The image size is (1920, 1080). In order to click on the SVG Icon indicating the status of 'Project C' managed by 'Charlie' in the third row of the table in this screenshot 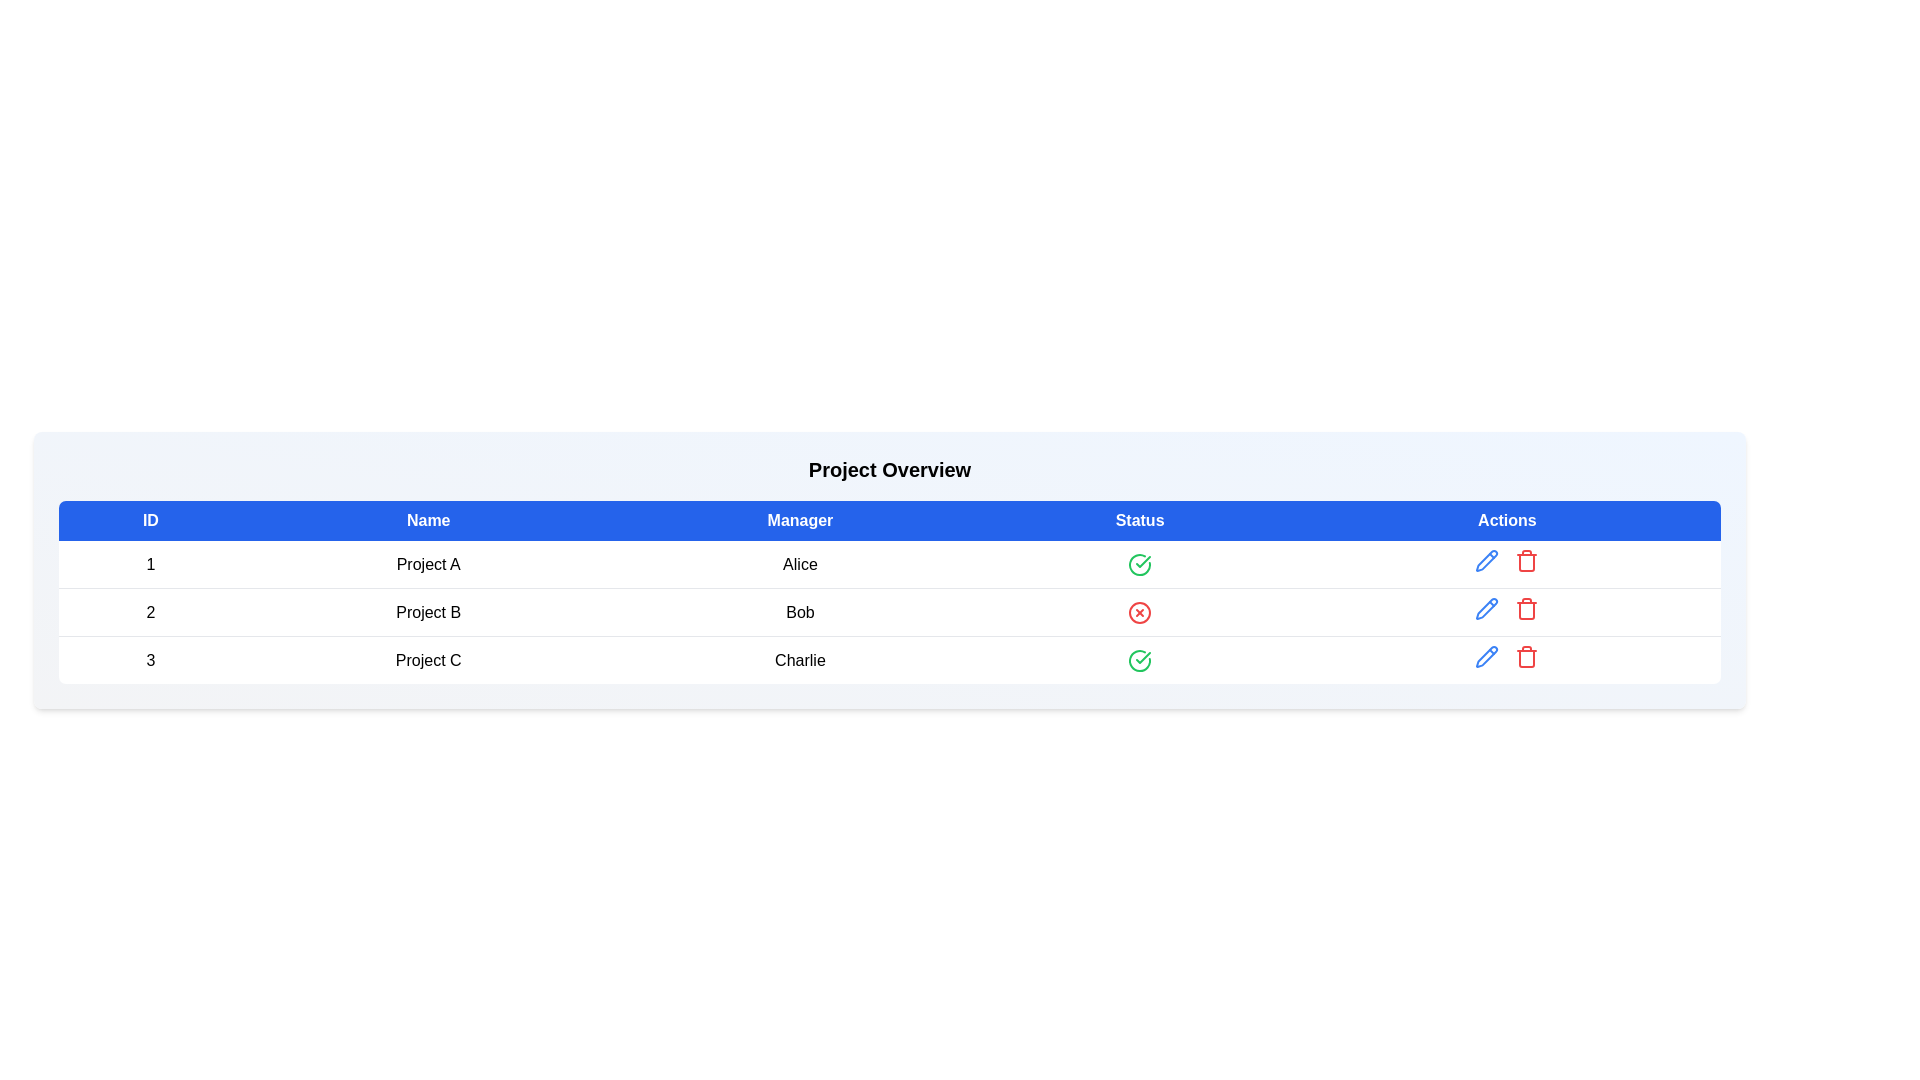, I will do `click(1140, 660)`.